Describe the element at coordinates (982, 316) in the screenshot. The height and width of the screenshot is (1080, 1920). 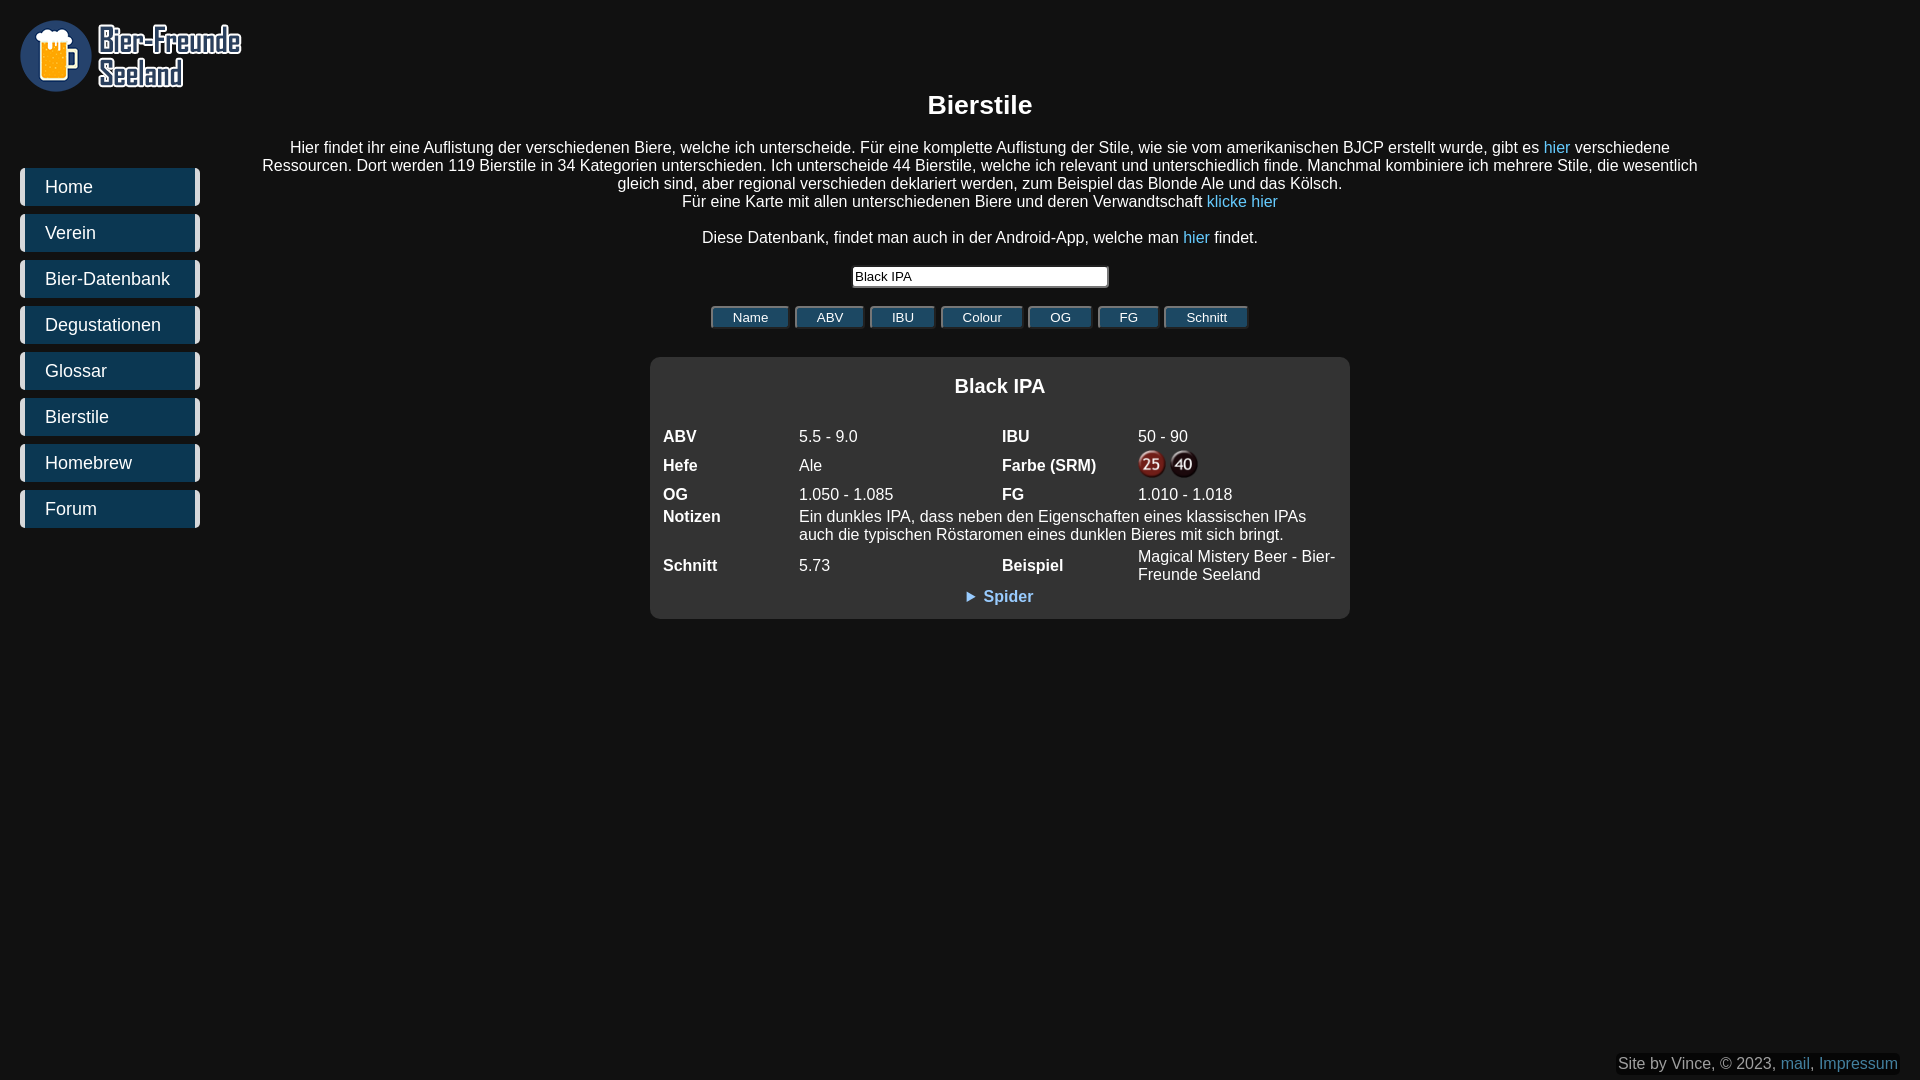
I see `'Colour'` at that location.